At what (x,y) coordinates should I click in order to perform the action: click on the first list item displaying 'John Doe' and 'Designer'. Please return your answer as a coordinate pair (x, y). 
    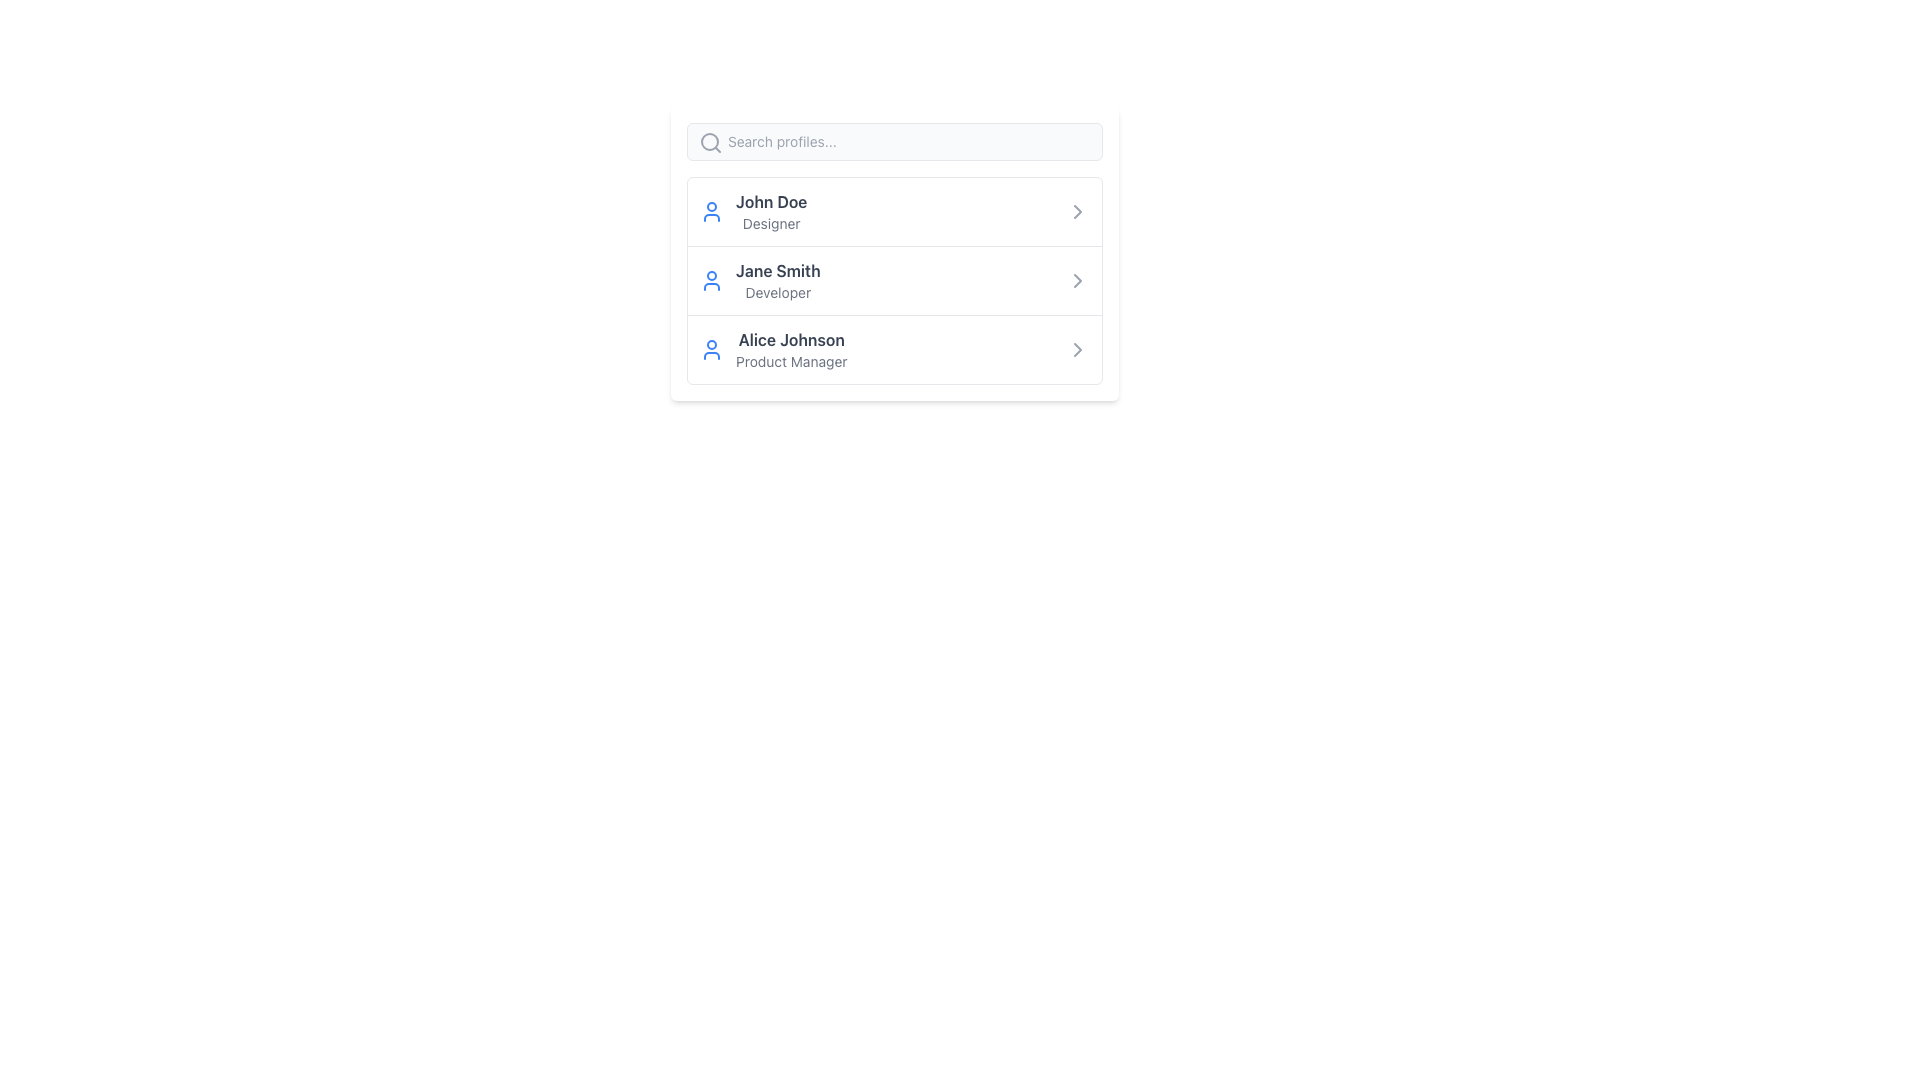
    Looking at the image, I should click on (770, 212).